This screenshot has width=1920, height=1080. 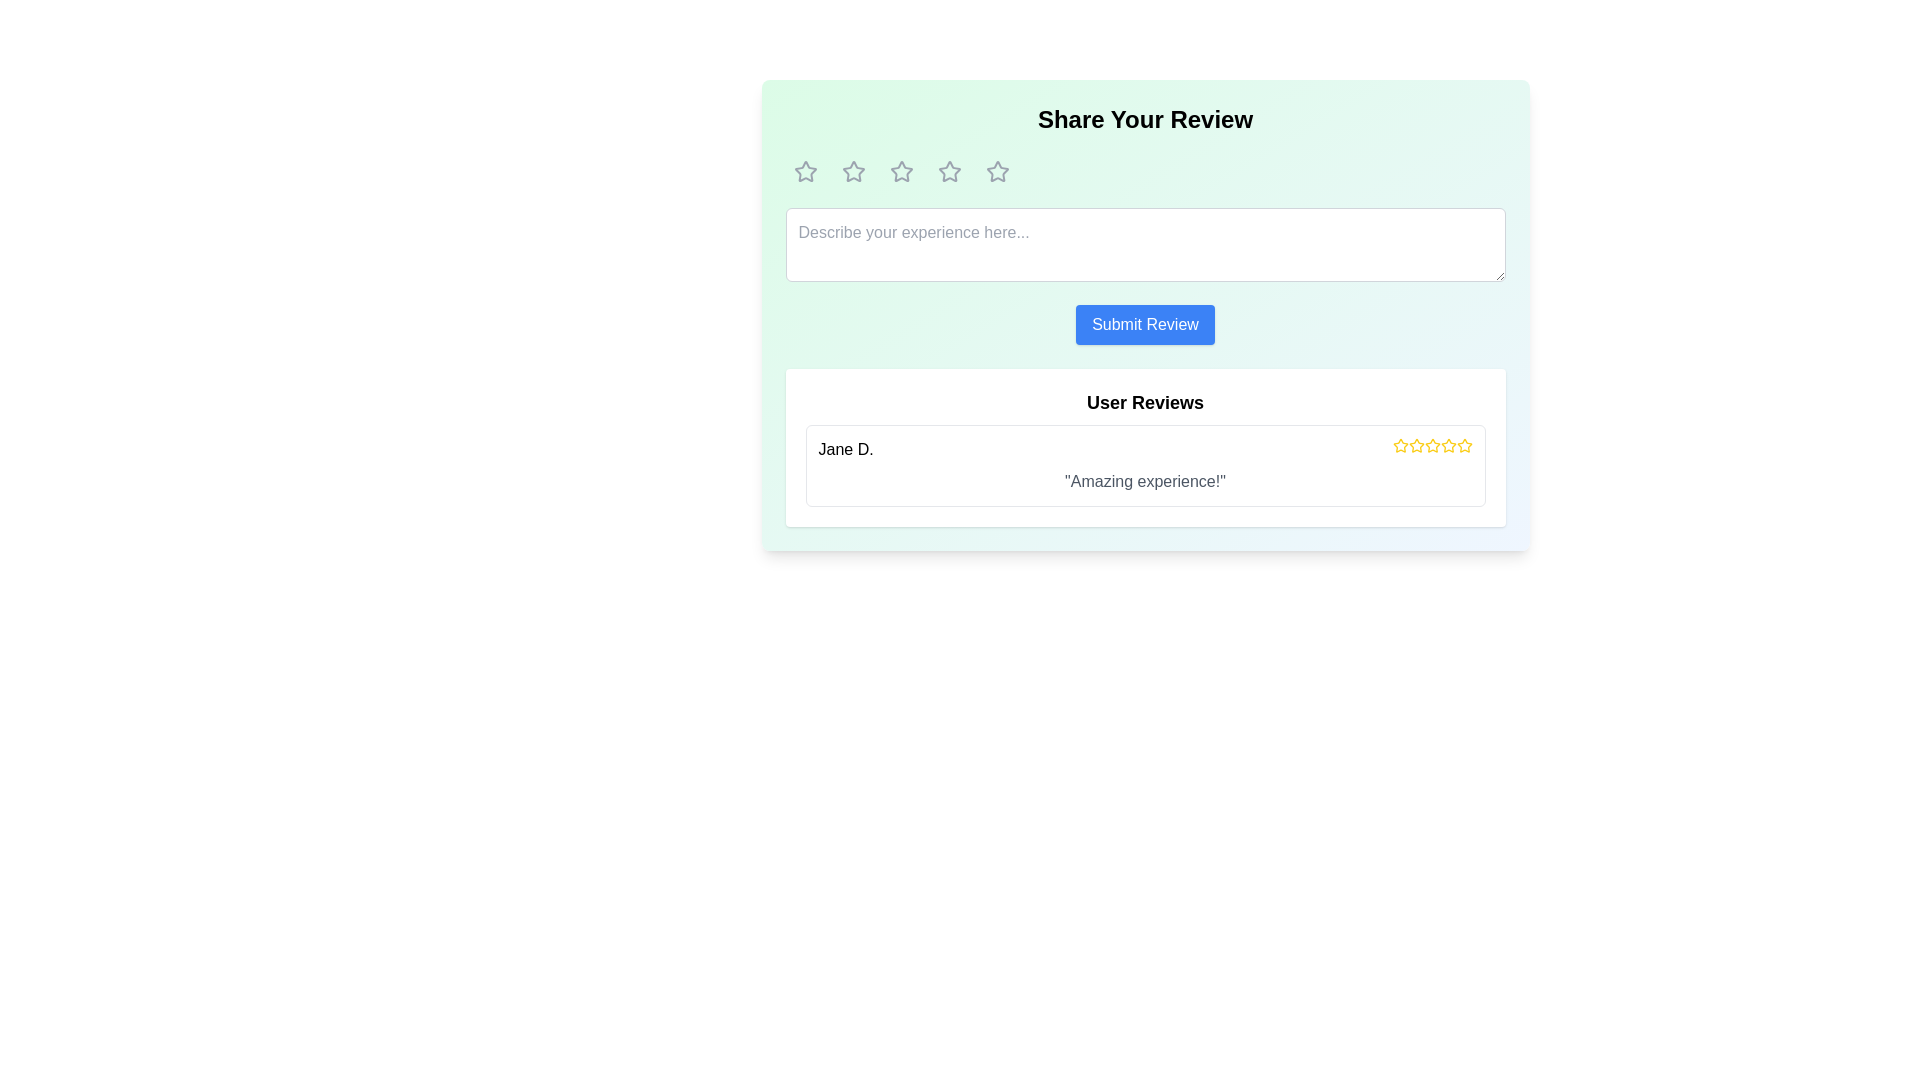 I want to click on the third star icon in the User Reviews section to interact with the rating system, so click(x=1431, y=444).